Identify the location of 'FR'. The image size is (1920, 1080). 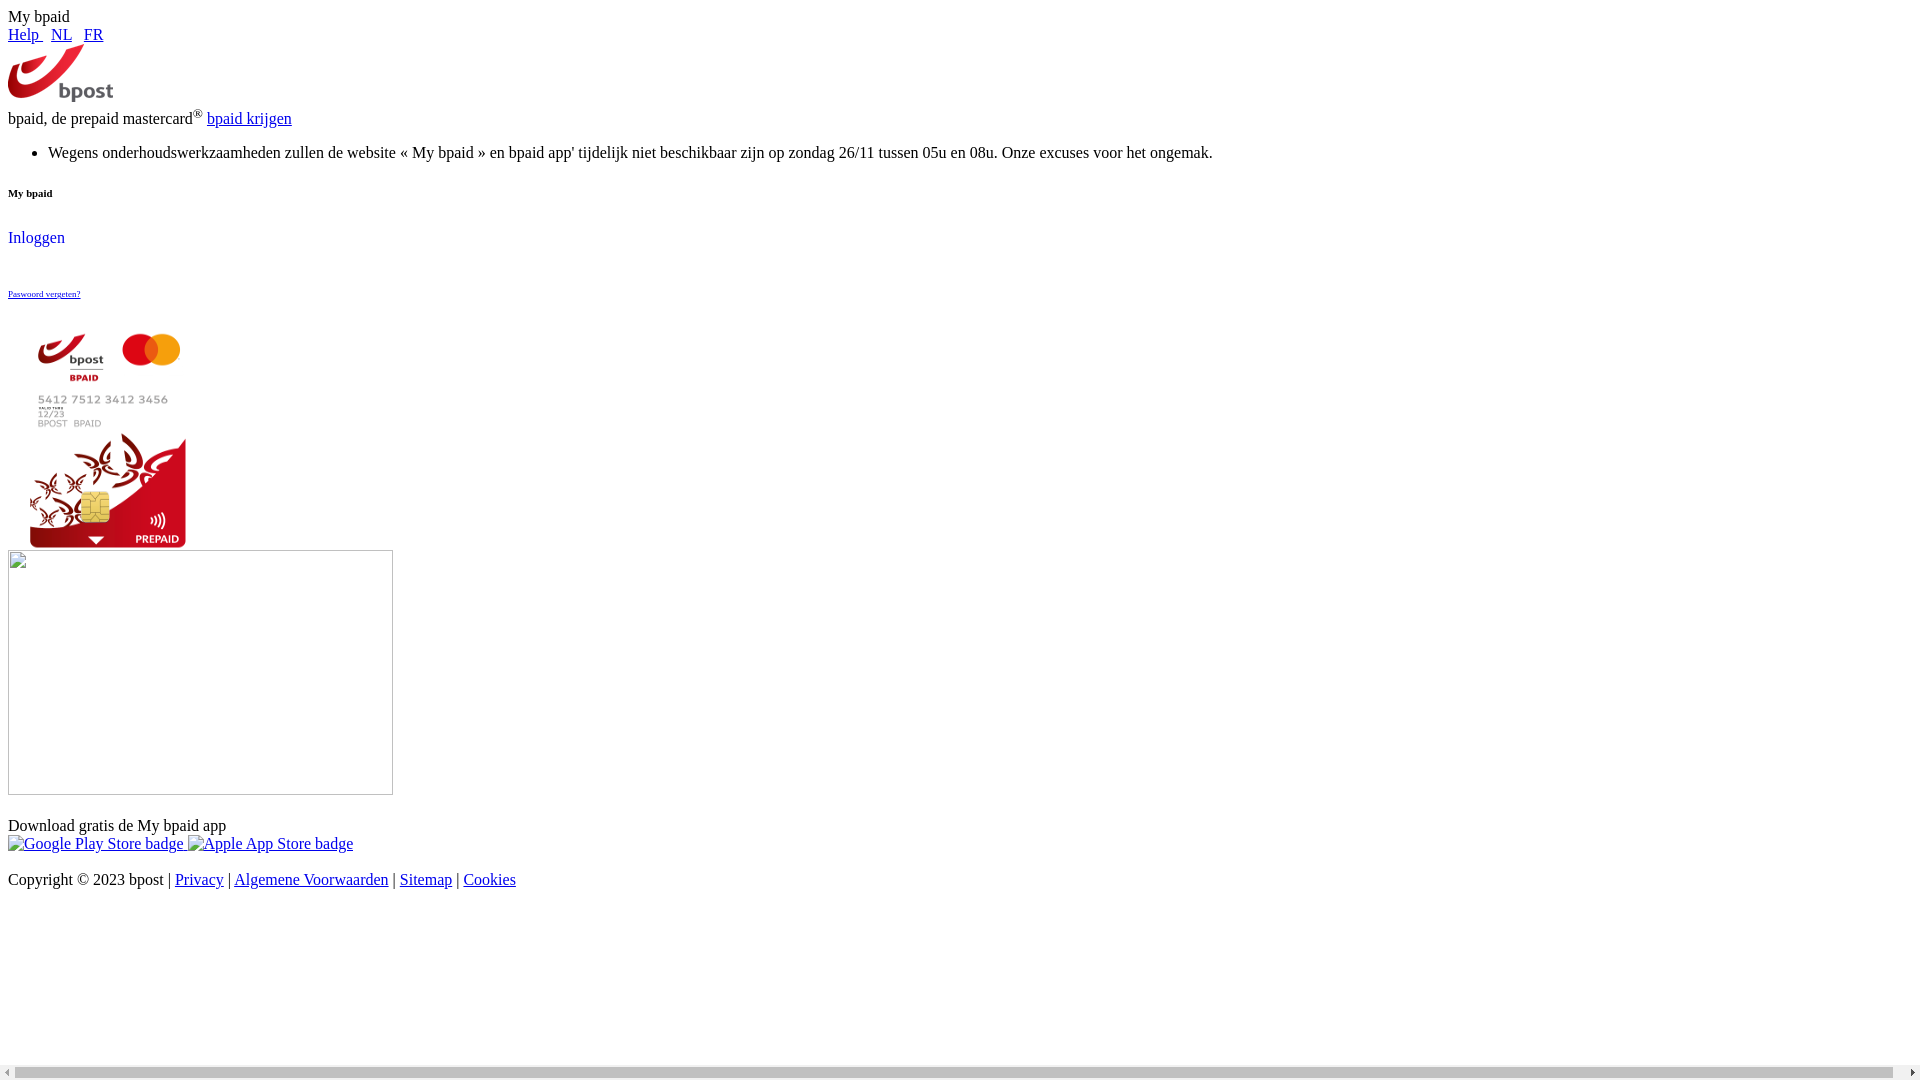
(82, 34).